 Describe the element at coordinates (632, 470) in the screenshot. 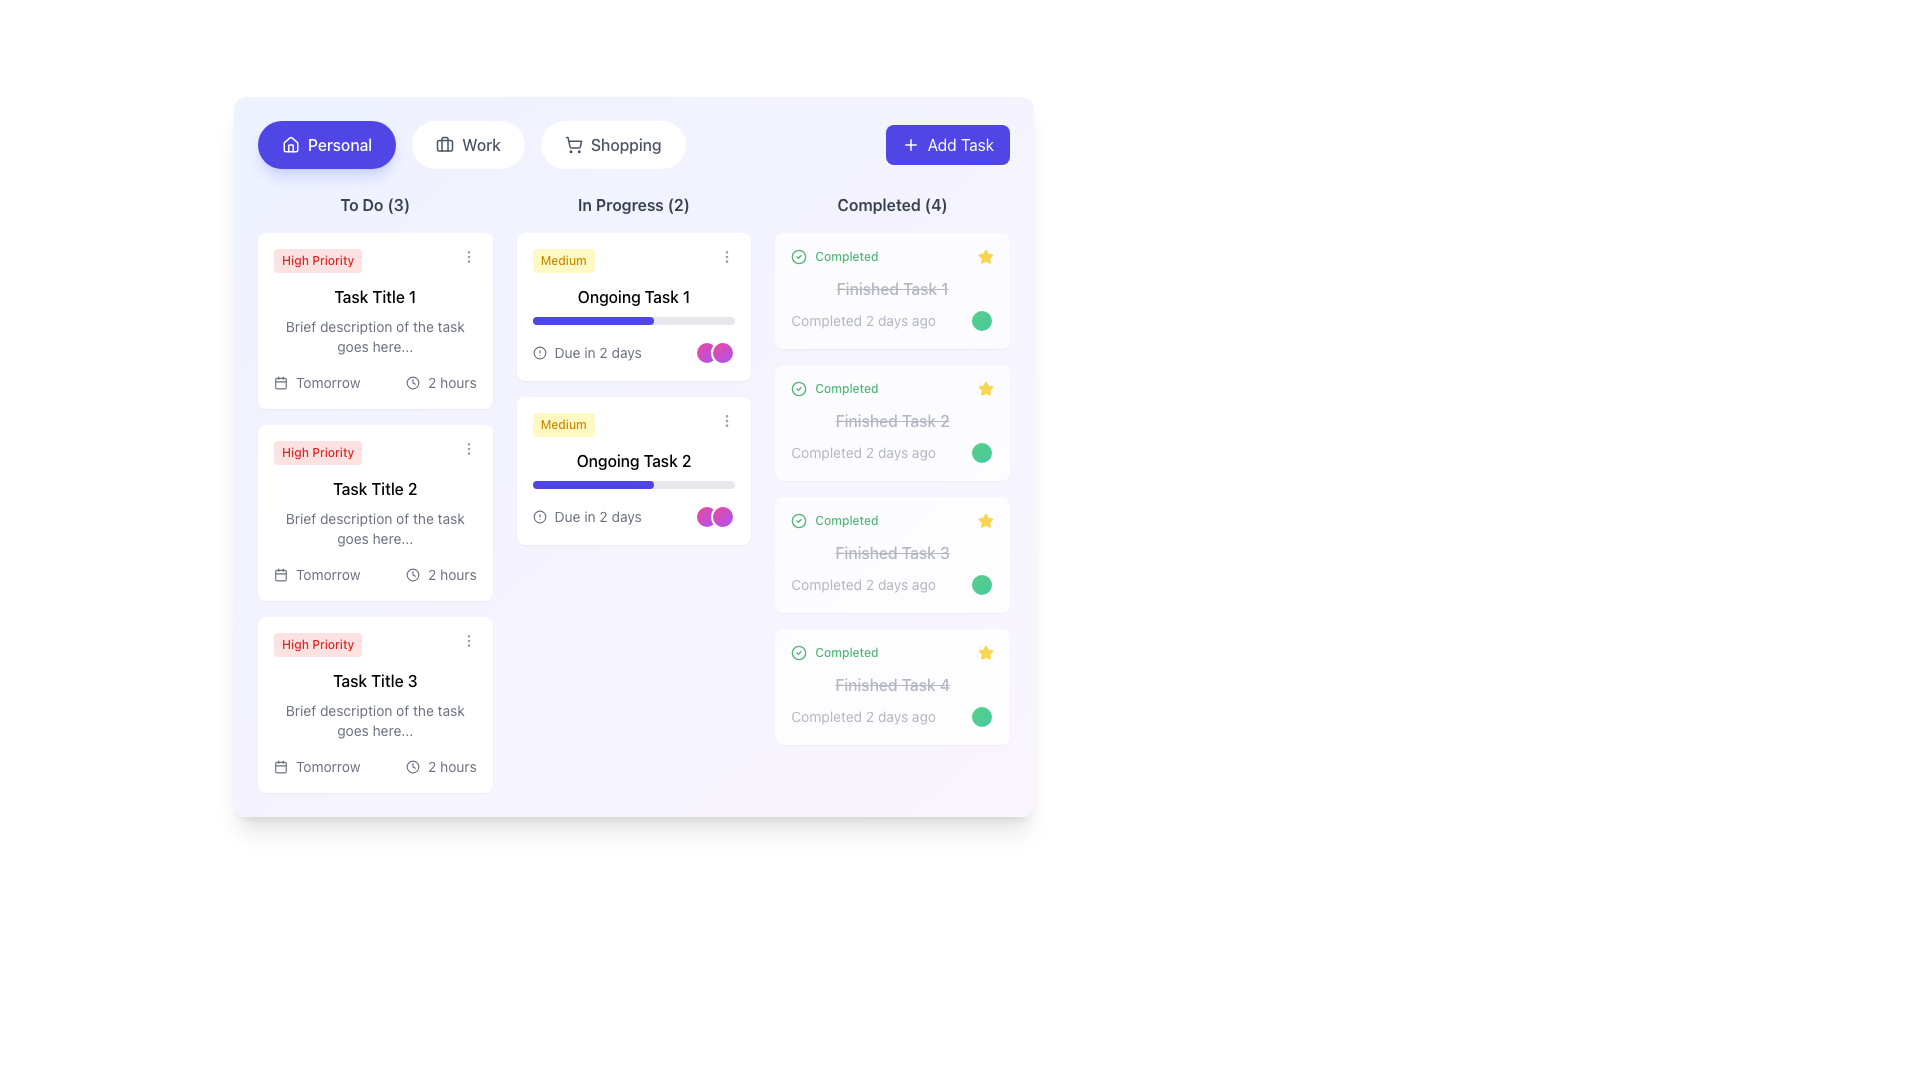

I see `task details from the task card styled with a white background and rounded corners, which contains the text 'Medium Ongoing Task 2 Due in 2 days' and is located in the 'In Progress' column` at that location.